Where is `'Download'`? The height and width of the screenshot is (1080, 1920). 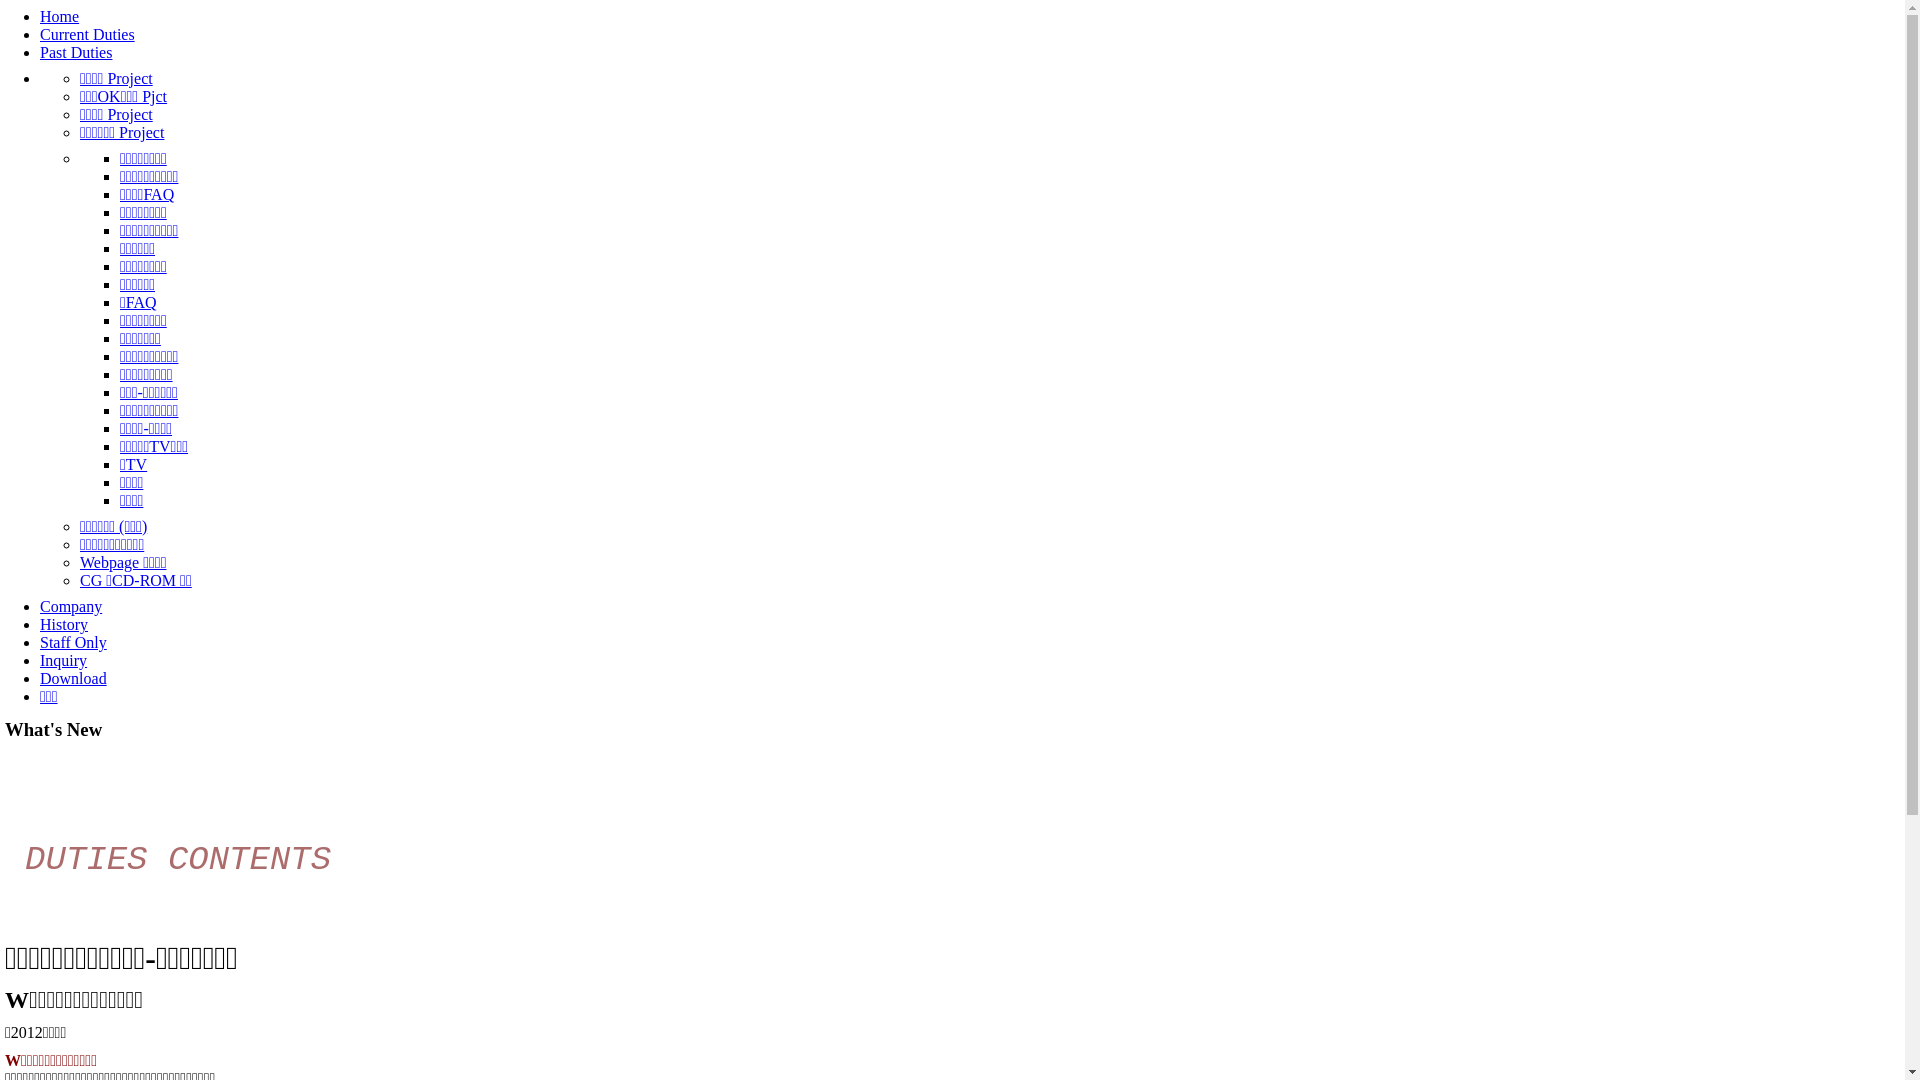 'Download' is located at coordinates (73, 677).